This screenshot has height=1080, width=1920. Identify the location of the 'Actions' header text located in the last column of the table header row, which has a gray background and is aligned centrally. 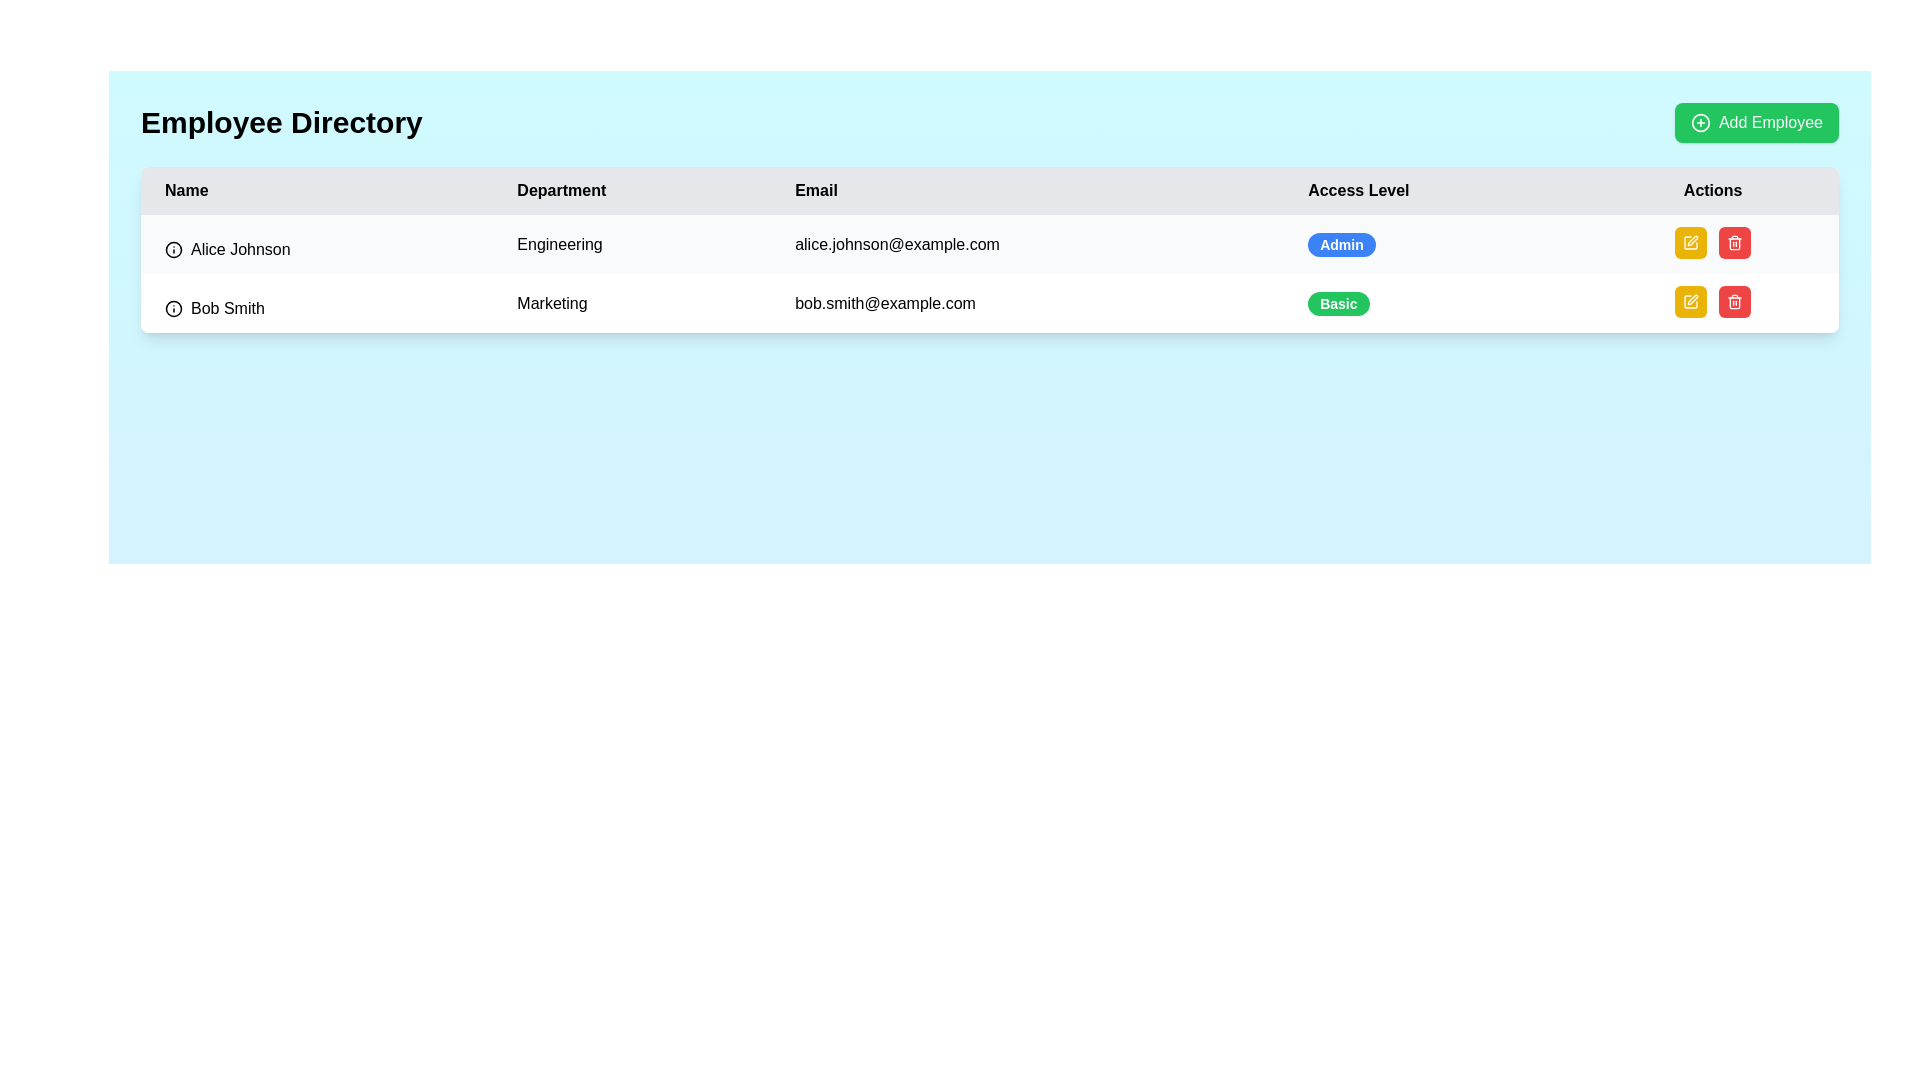
(1712, 191).